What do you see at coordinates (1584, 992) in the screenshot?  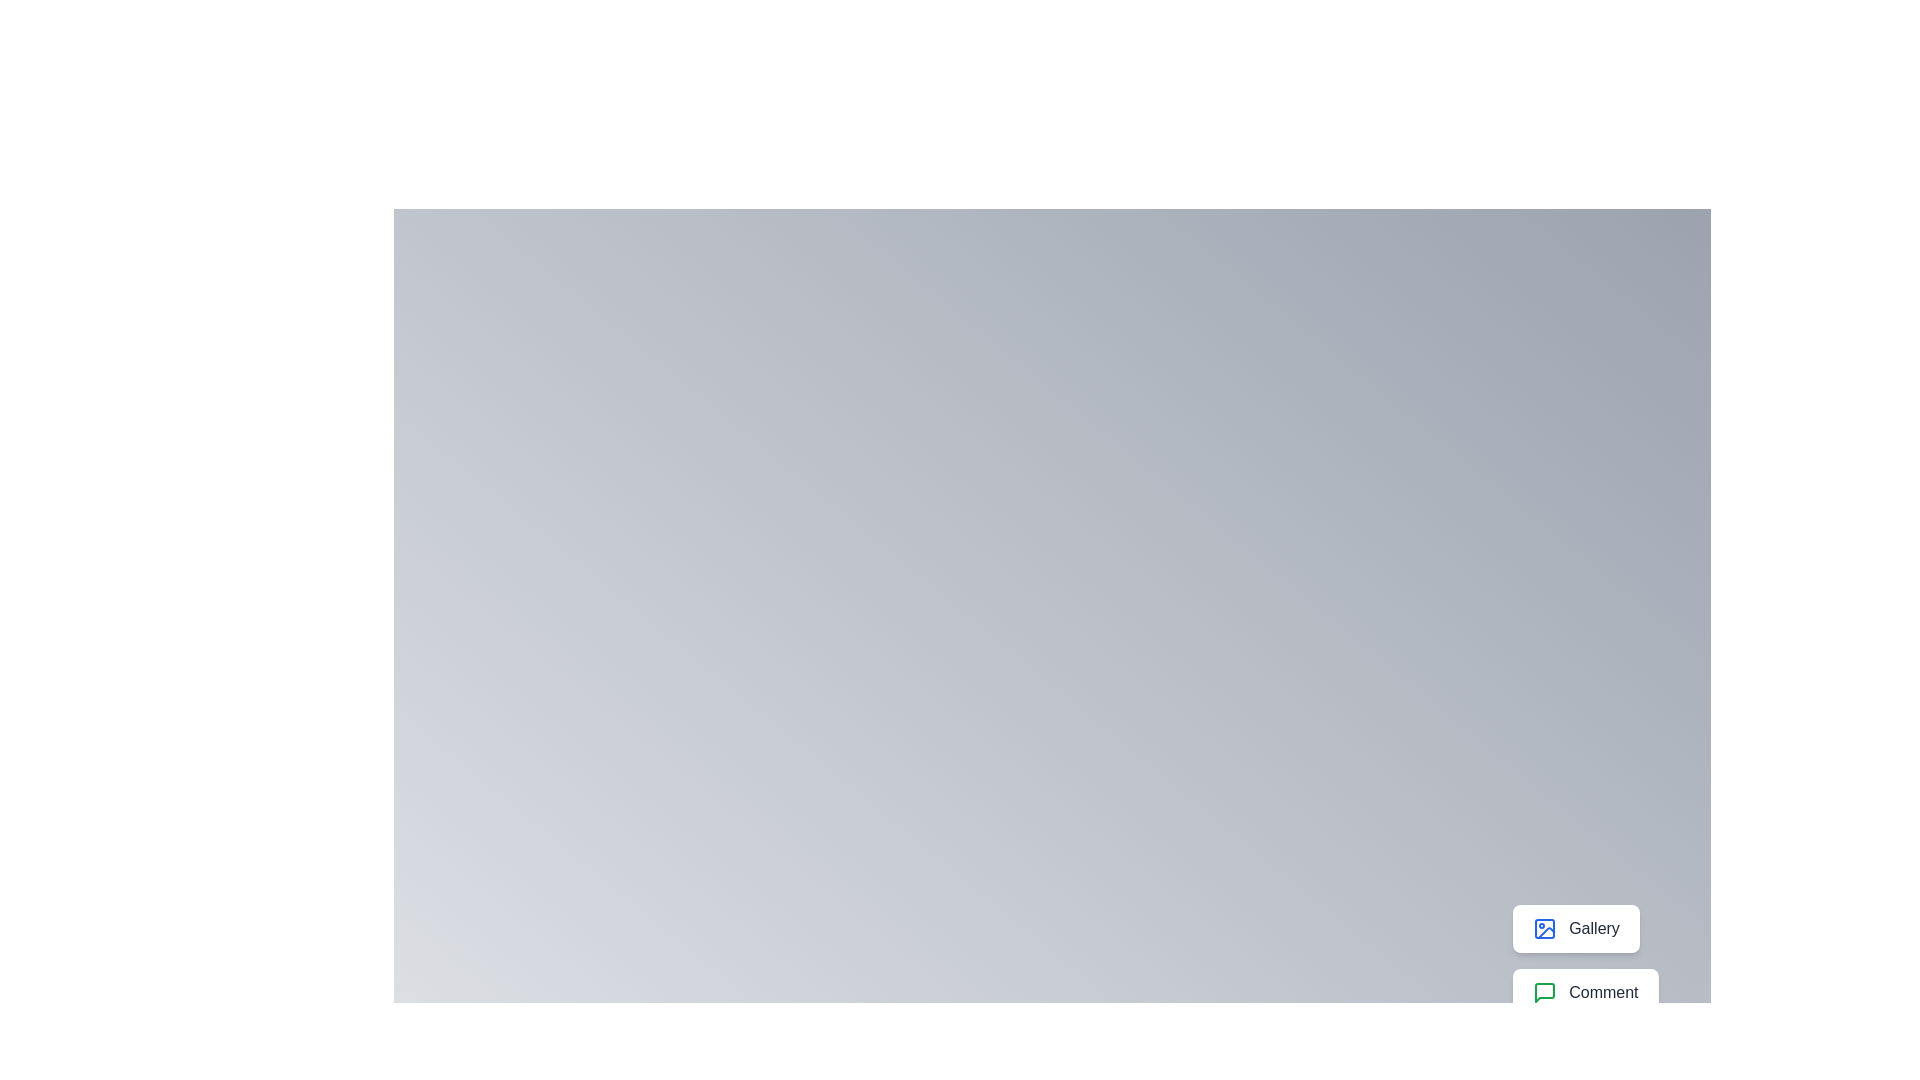 I see `the button labeled Comment` at bounding box center [1584, 992].